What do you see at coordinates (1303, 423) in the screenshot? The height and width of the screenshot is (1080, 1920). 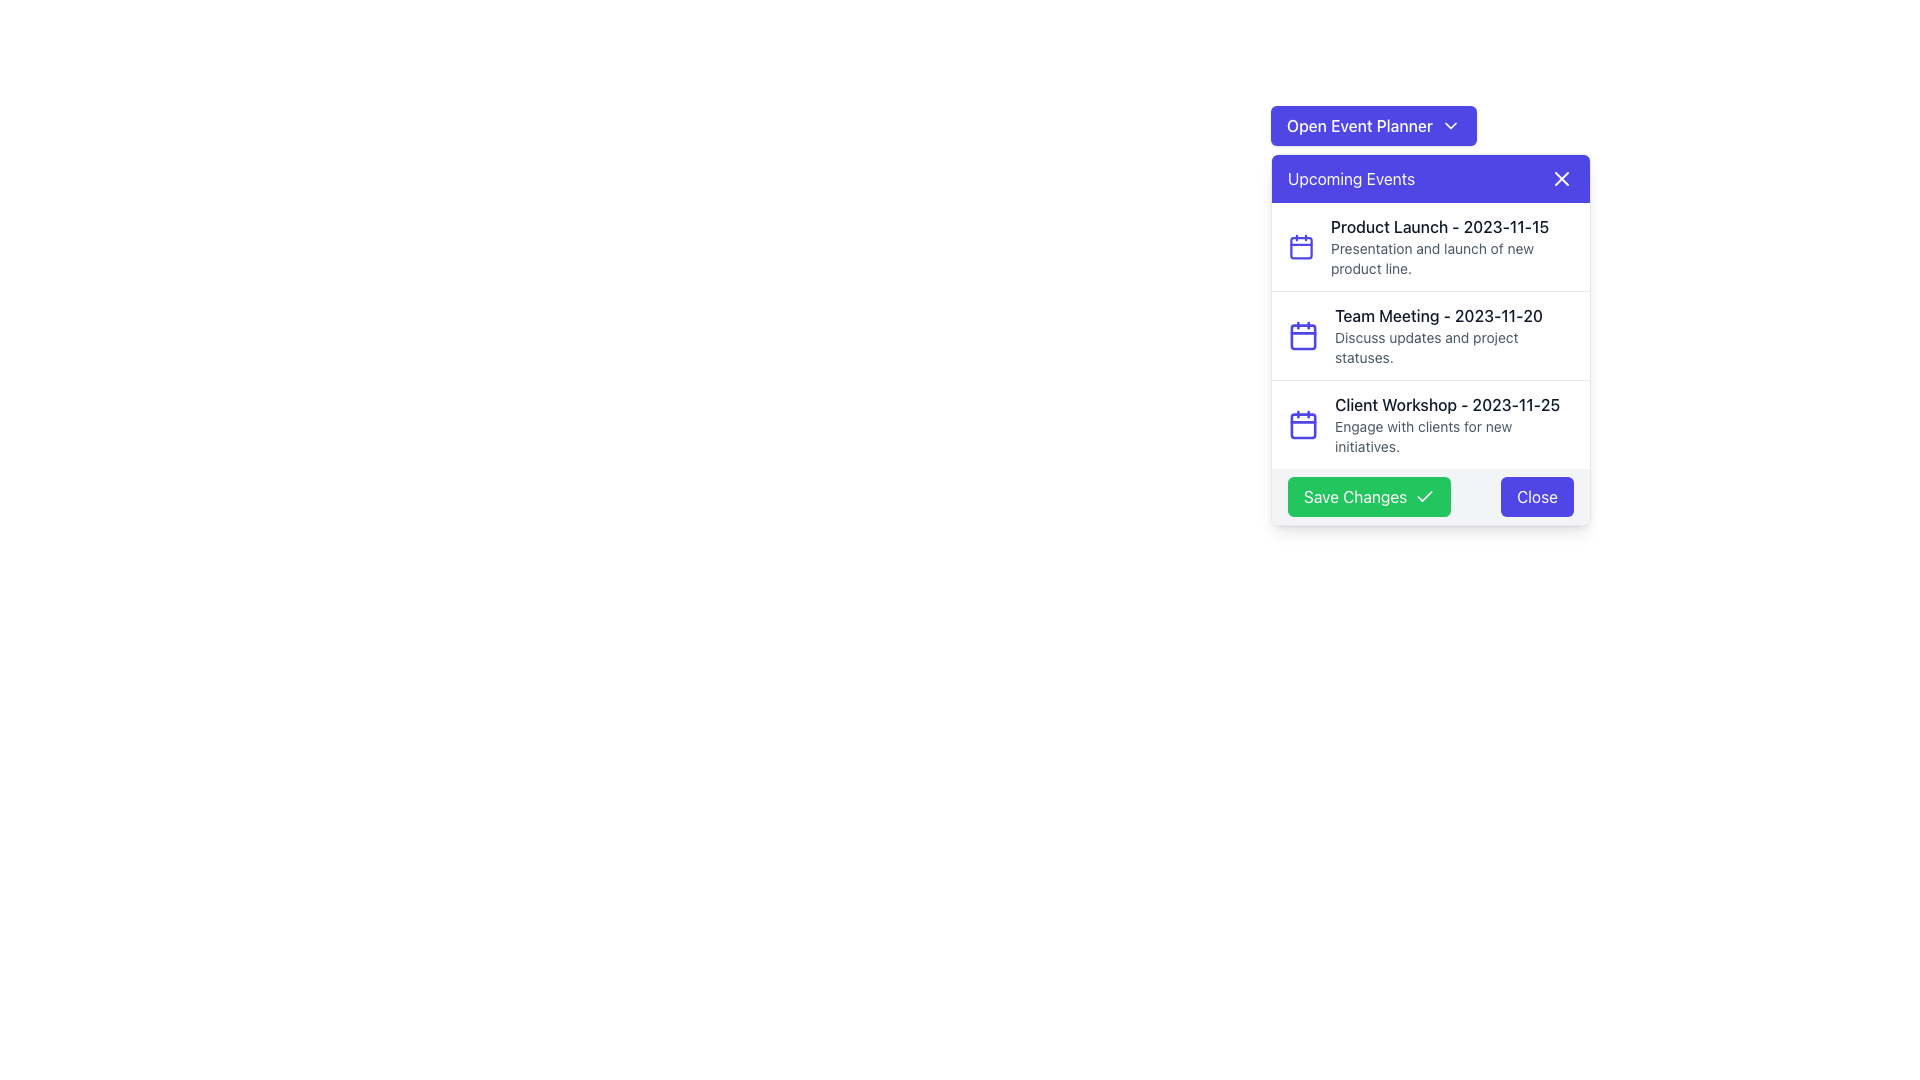 I see `the calendar icon with a purple outline located in the 'Upcoming Events' panel, preceding the 'Client Workshop - 2023-11-25' text` at bounding box center [1303, 423].